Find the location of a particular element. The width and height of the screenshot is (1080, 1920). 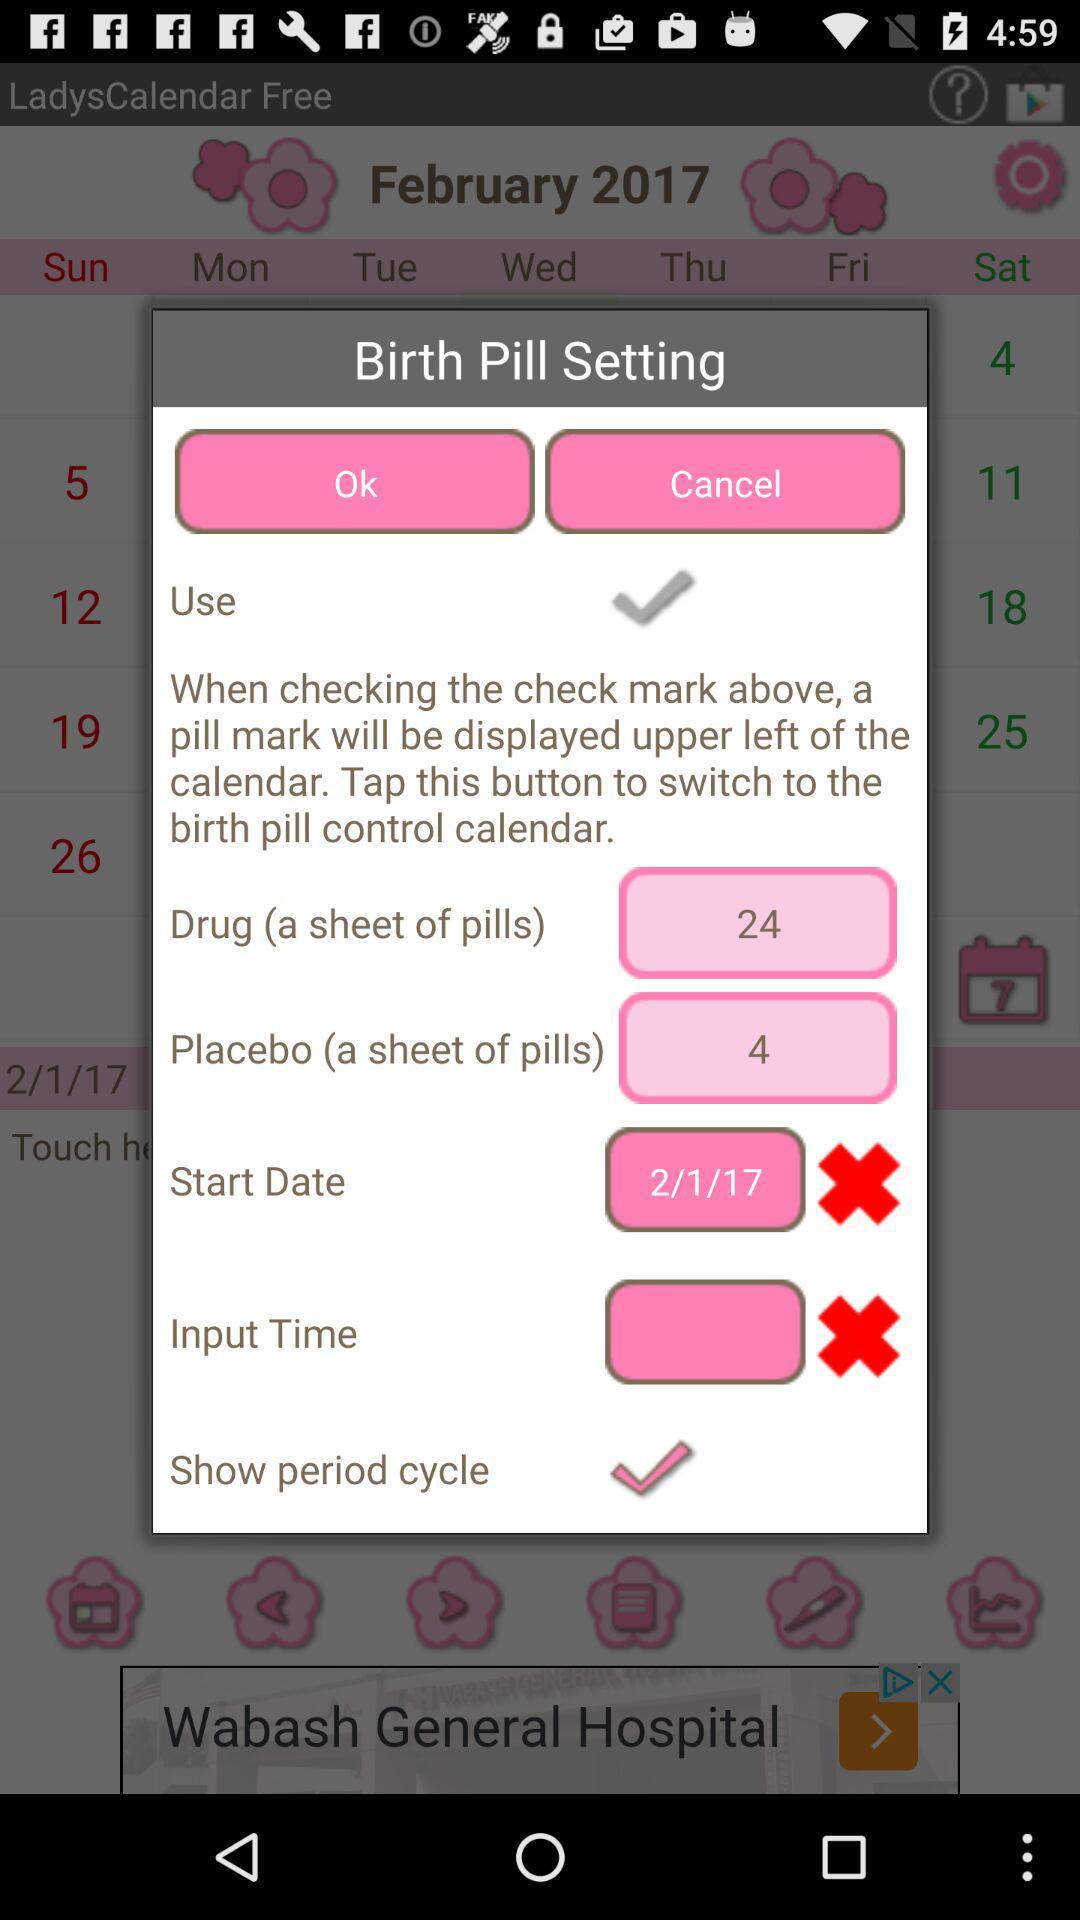

item above input time app is located at coordinates (704, 1179).